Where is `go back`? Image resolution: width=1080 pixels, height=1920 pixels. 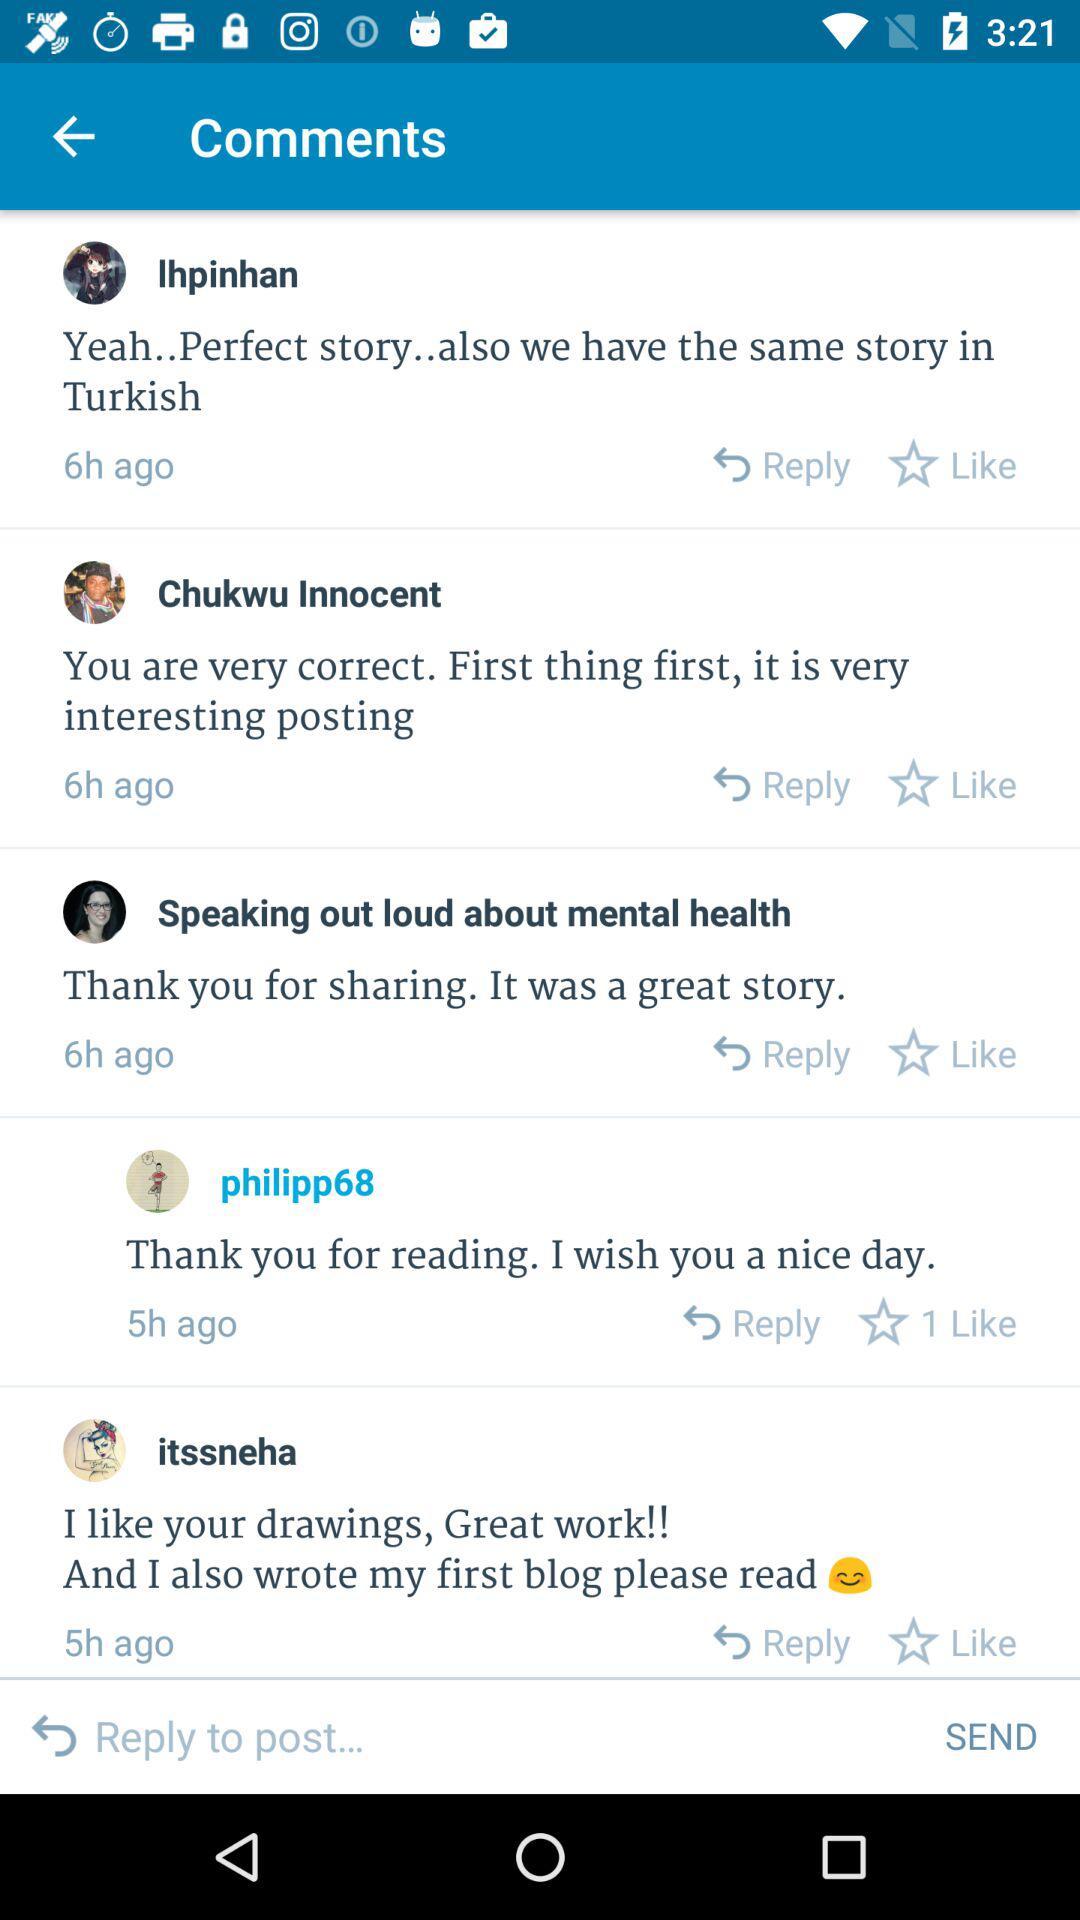 go back is located at coordinates (730, 782).